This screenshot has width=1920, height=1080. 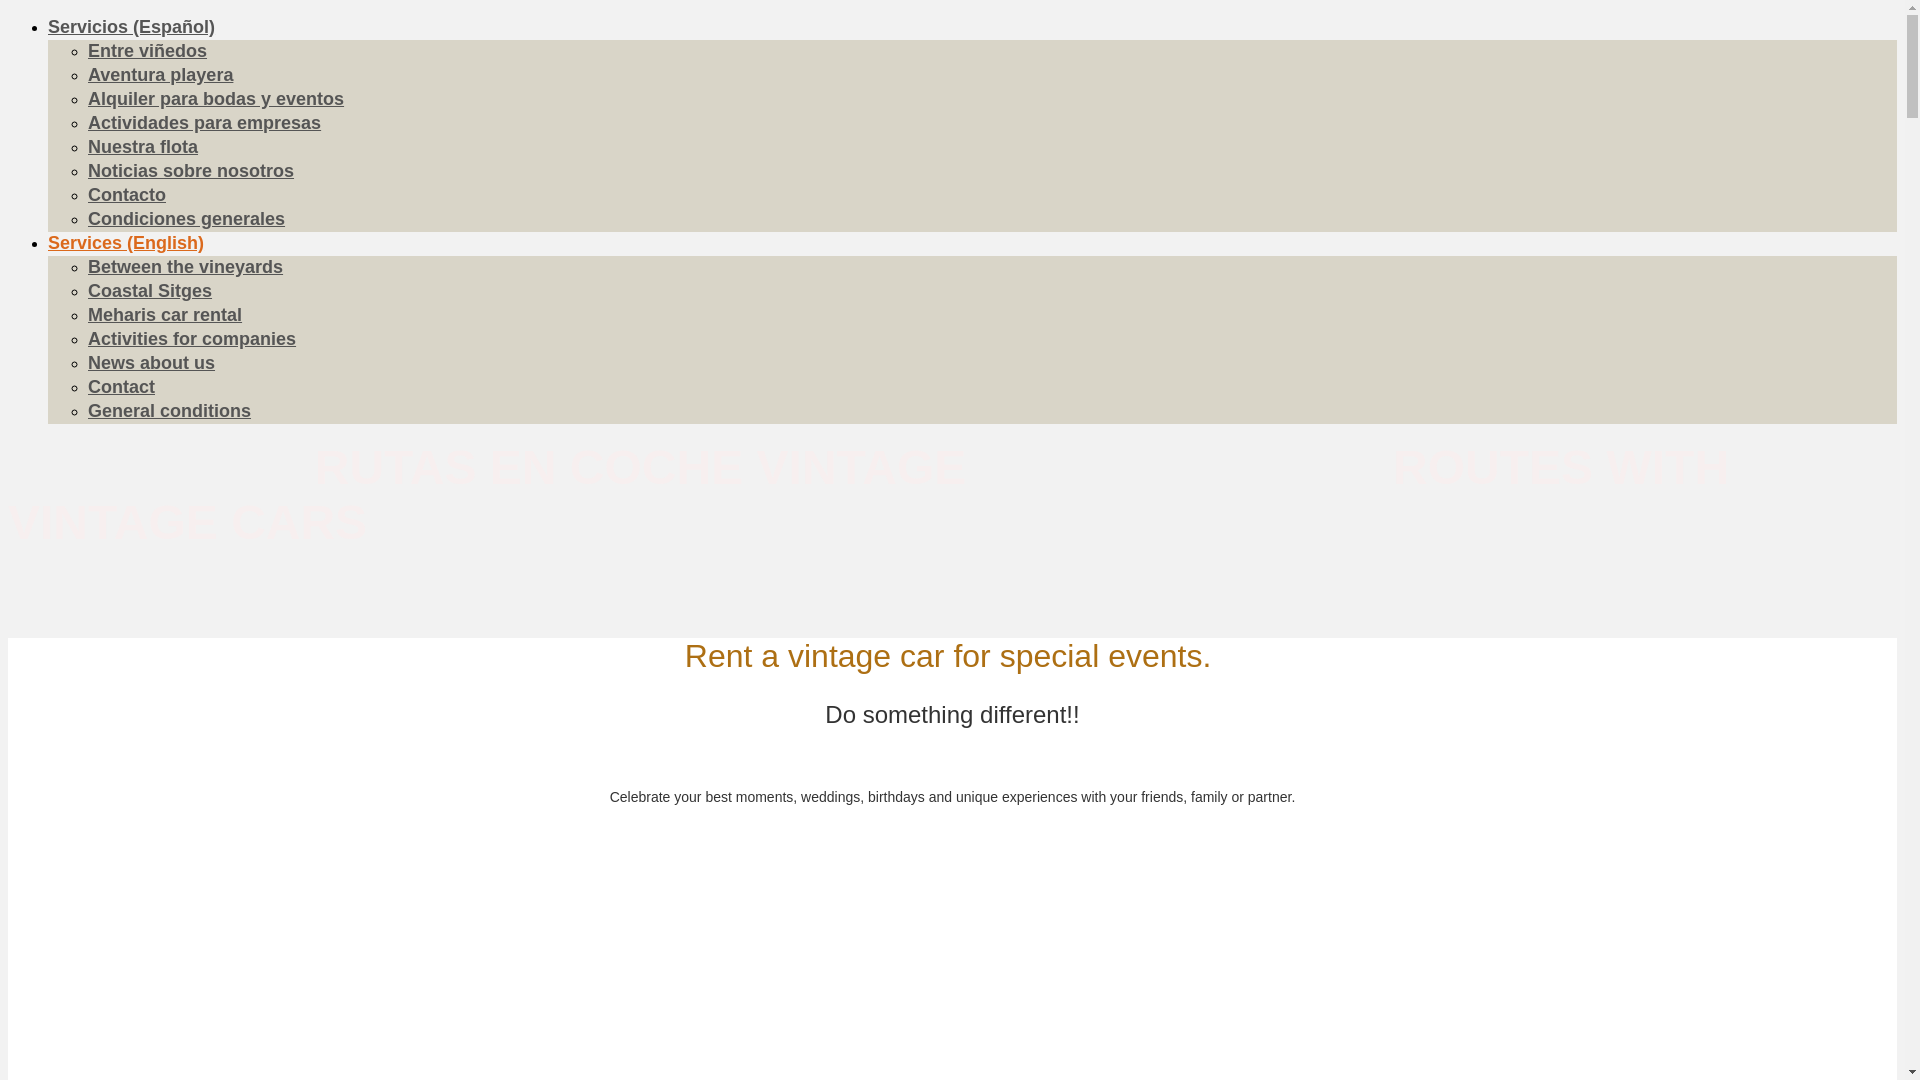 I want to click on 'Aventura playera', so click(x=160, y=73).